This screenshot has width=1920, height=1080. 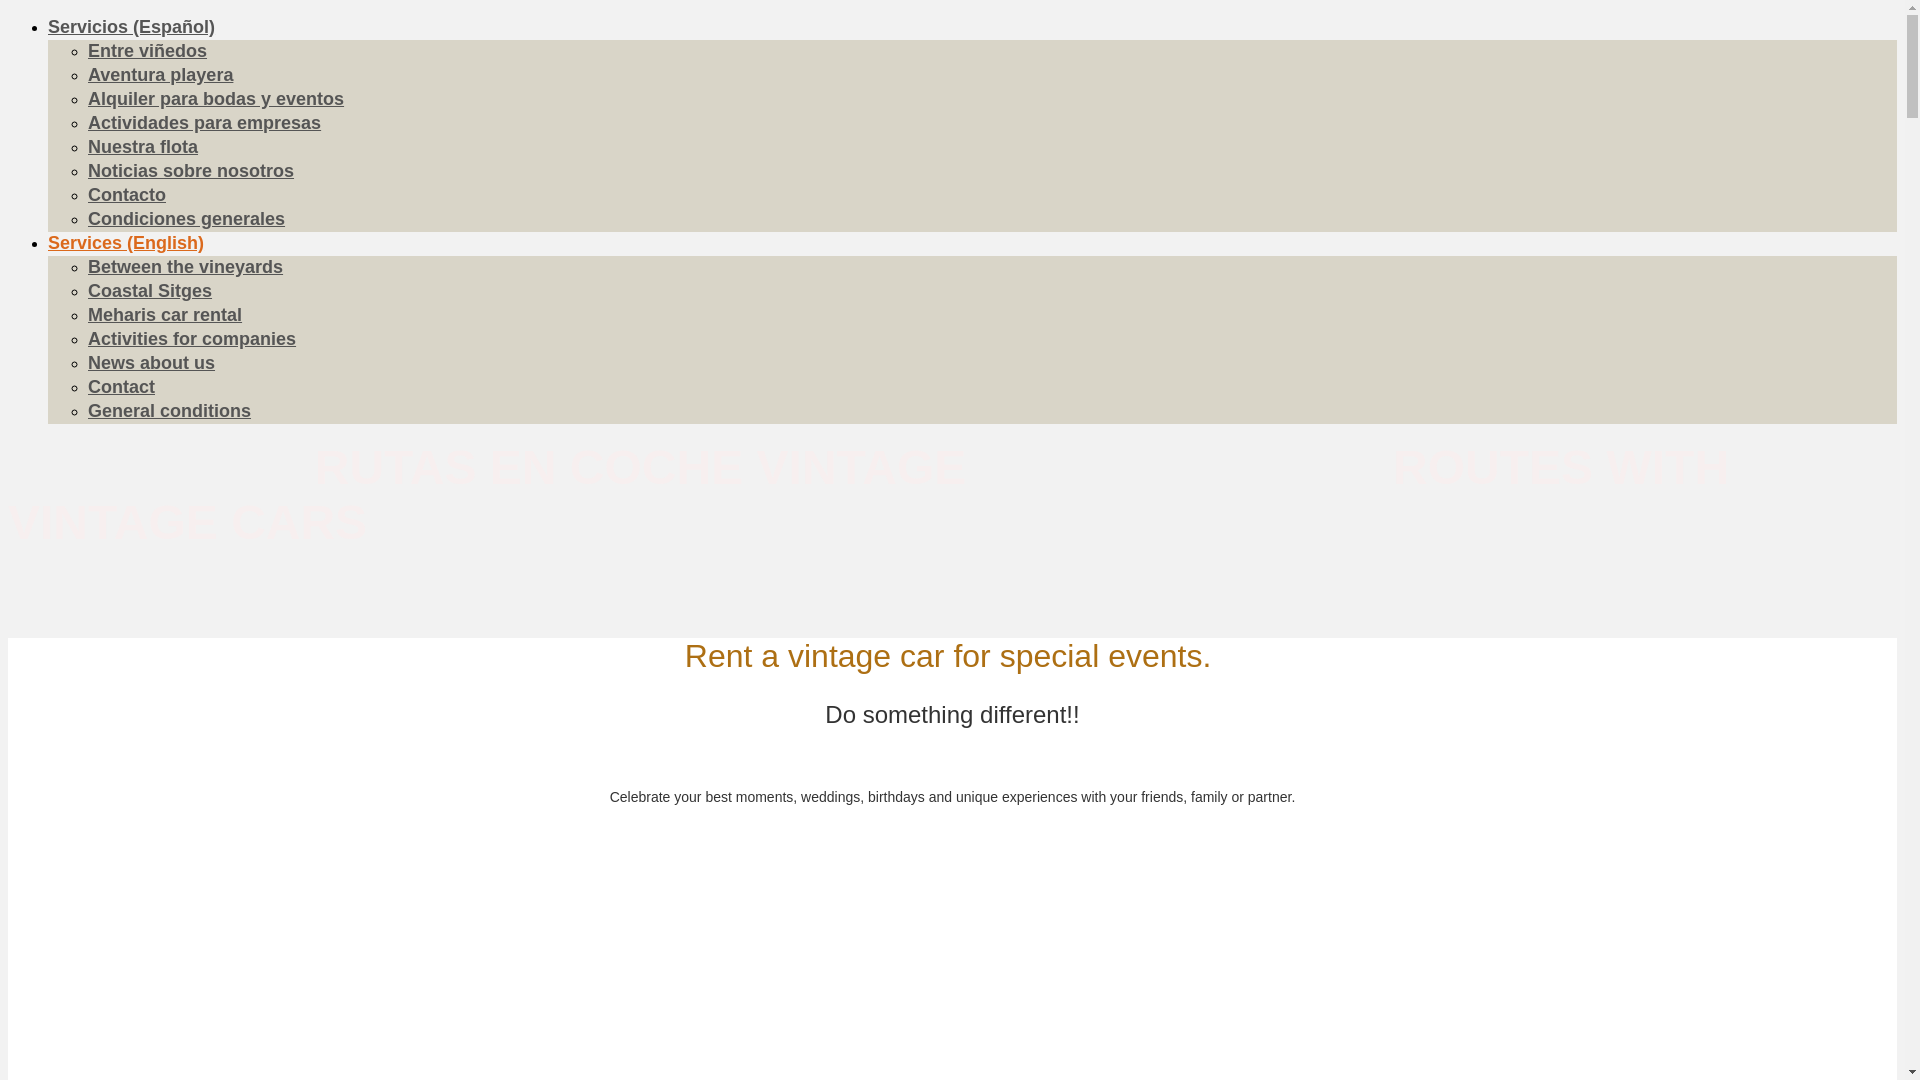 I want to click on 'Aventura playera', so click(x=160, y=73).